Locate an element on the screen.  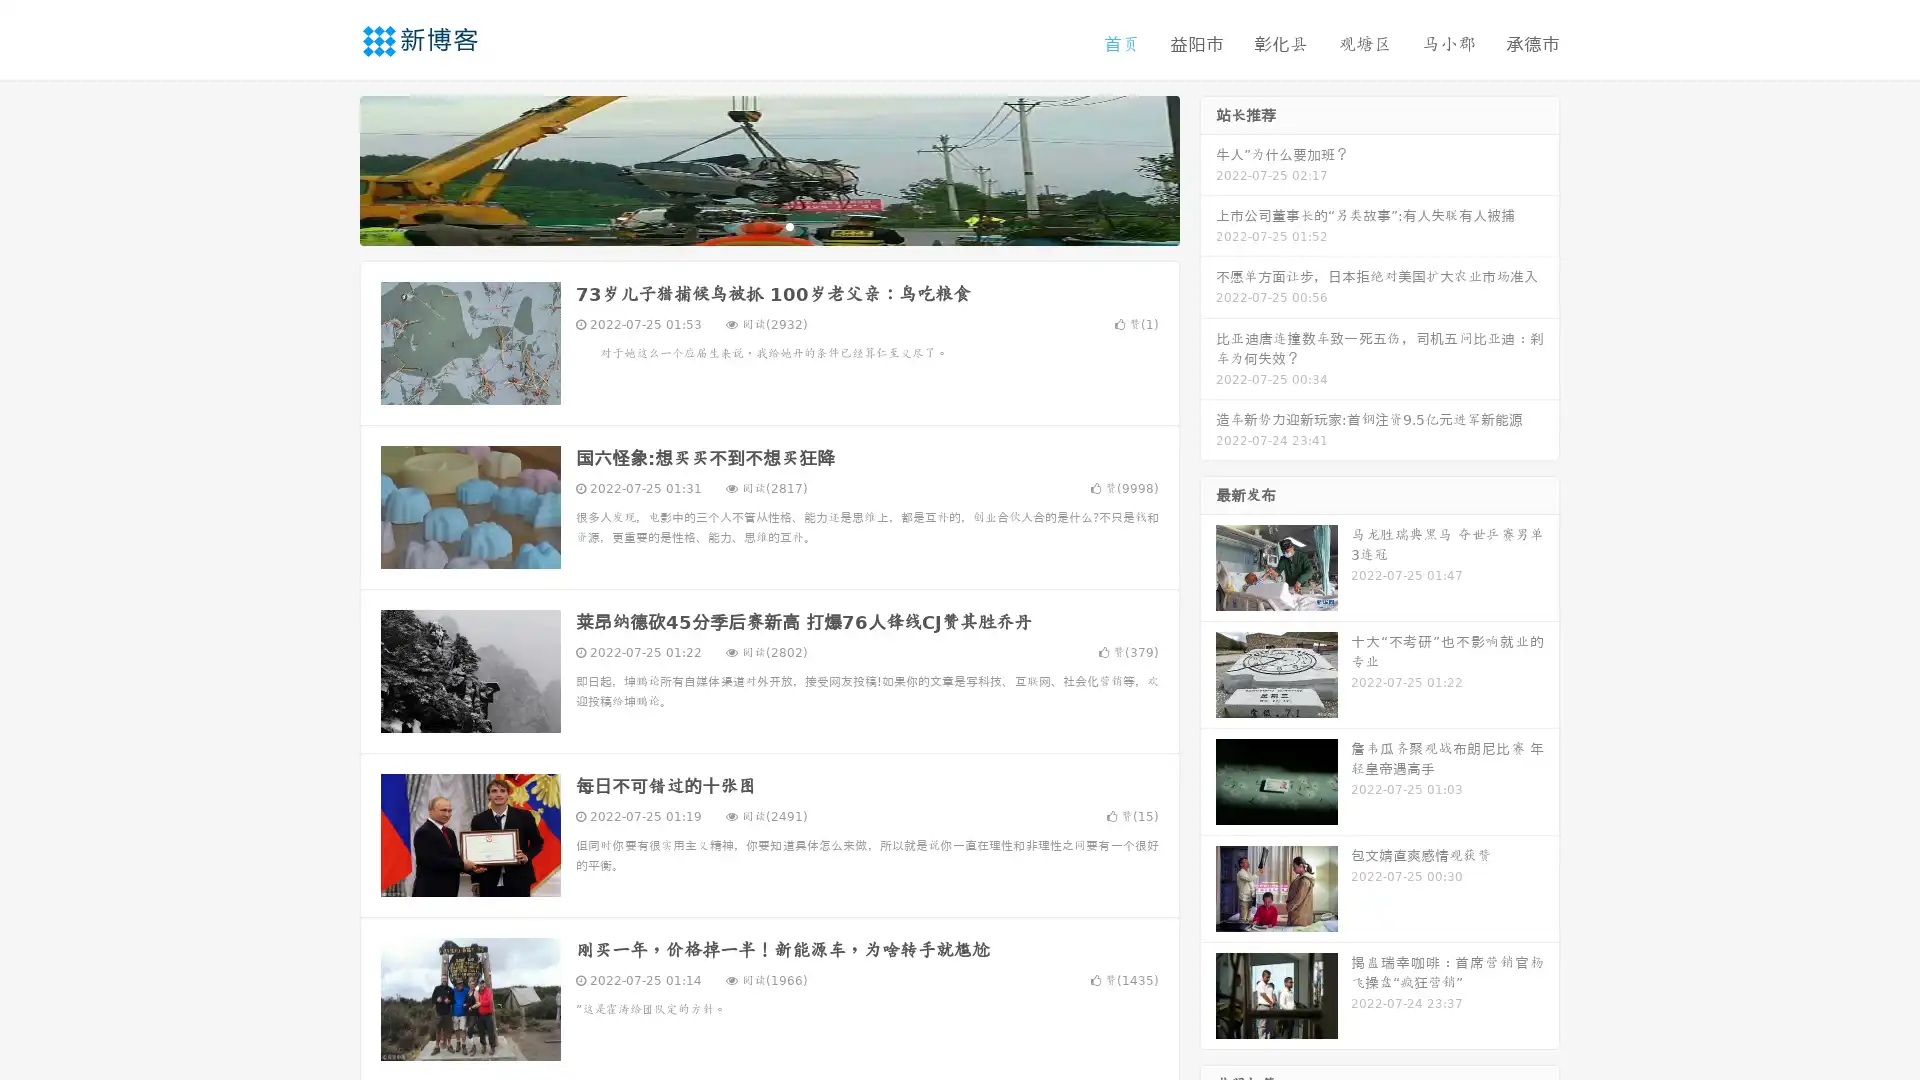
Go to slide 3 is located at coordinates (789, 225).